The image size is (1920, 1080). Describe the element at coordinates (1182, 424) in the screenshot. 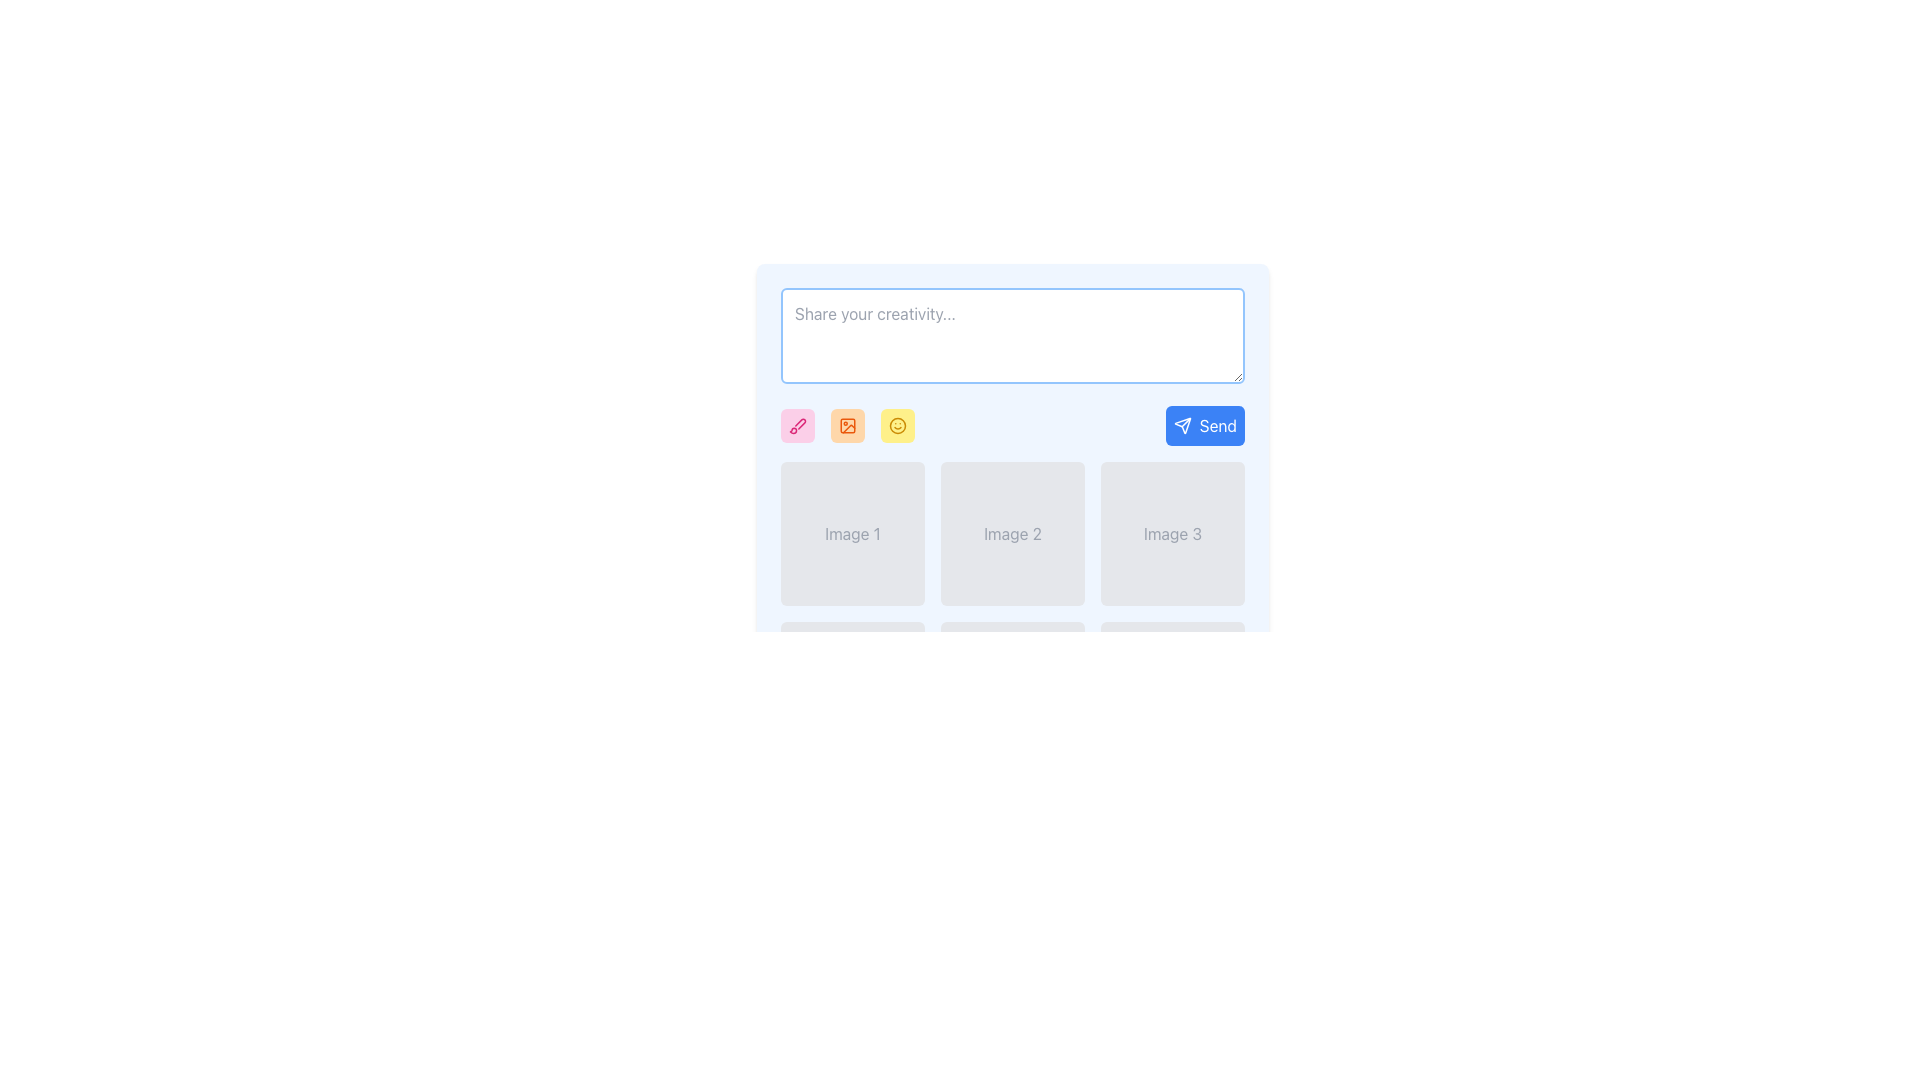

I see `the vector graphic icon resembling an arrow or paper plane, which is embedded in the blue 'Send' button located at the top-right corner of the interface` at that location.